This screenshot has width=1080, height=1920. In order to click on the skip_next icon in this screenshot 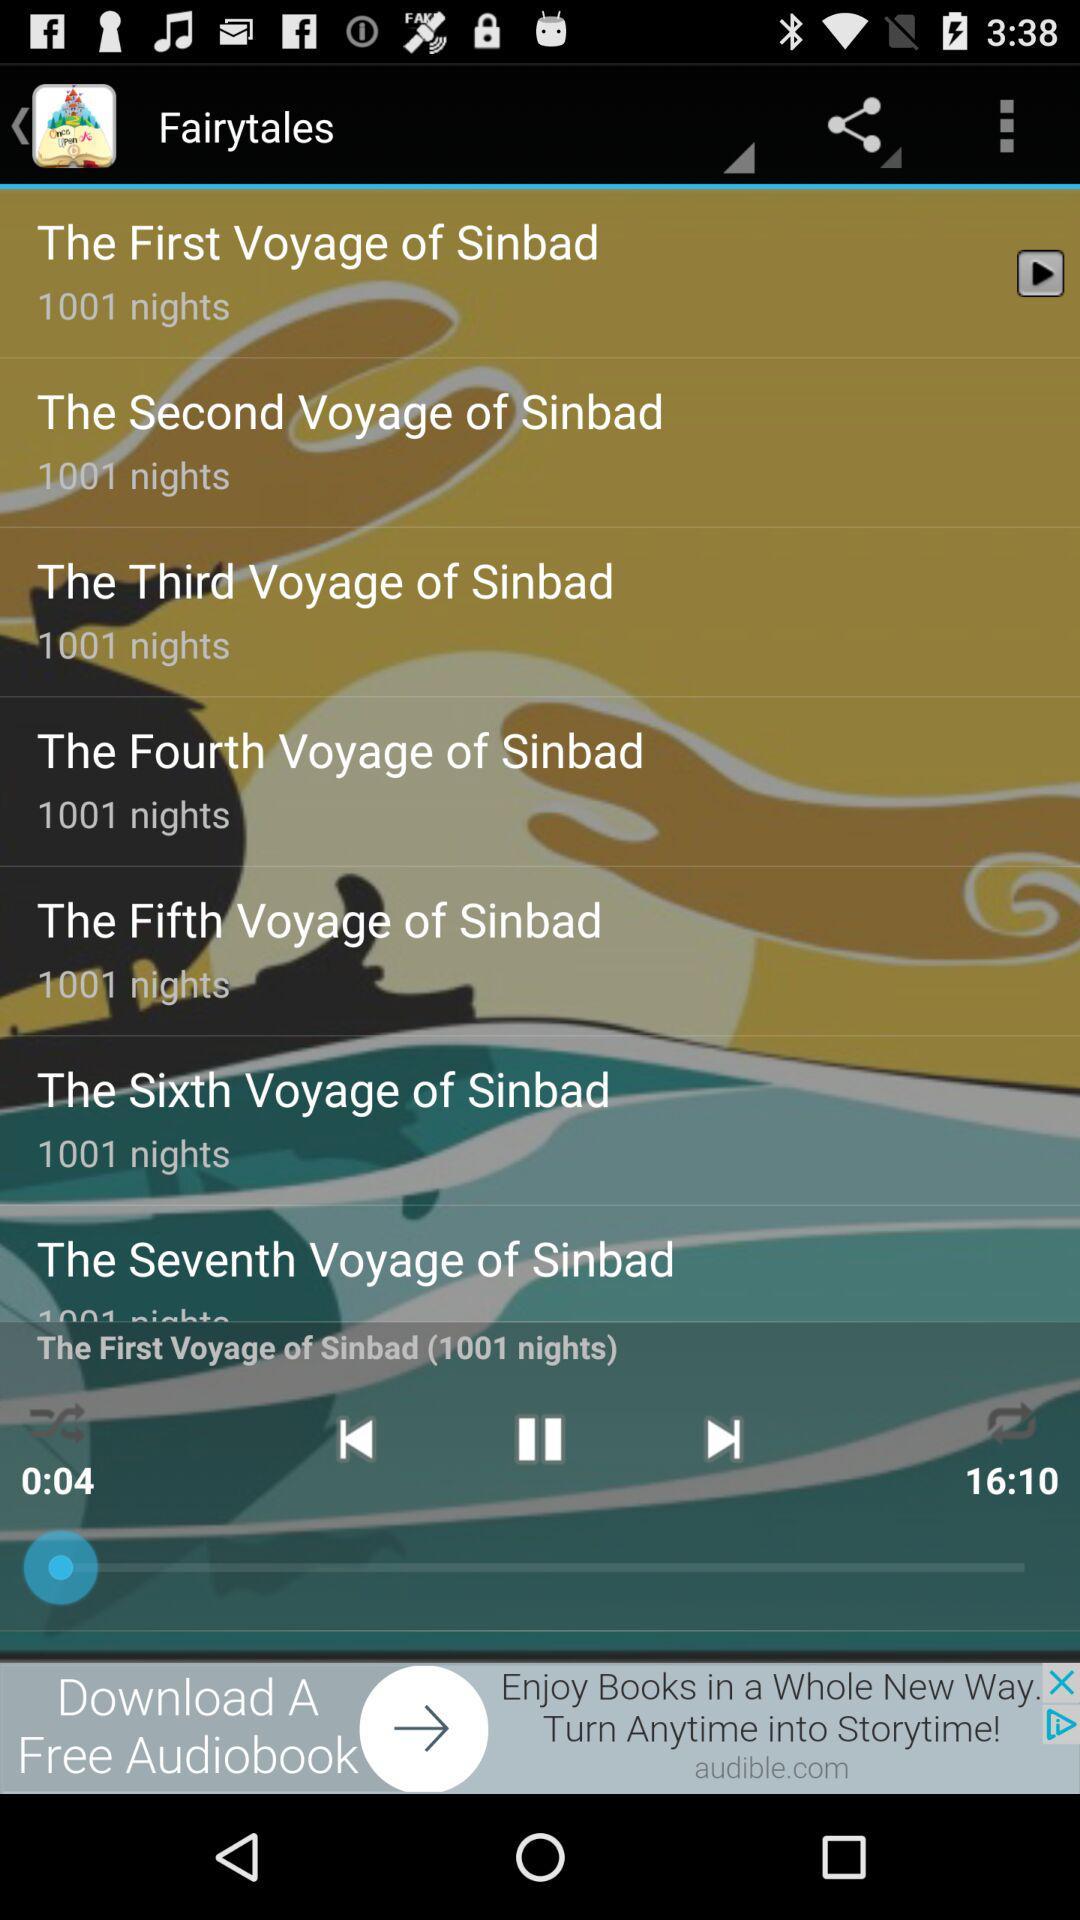, I will do `click(723, 1538)`.